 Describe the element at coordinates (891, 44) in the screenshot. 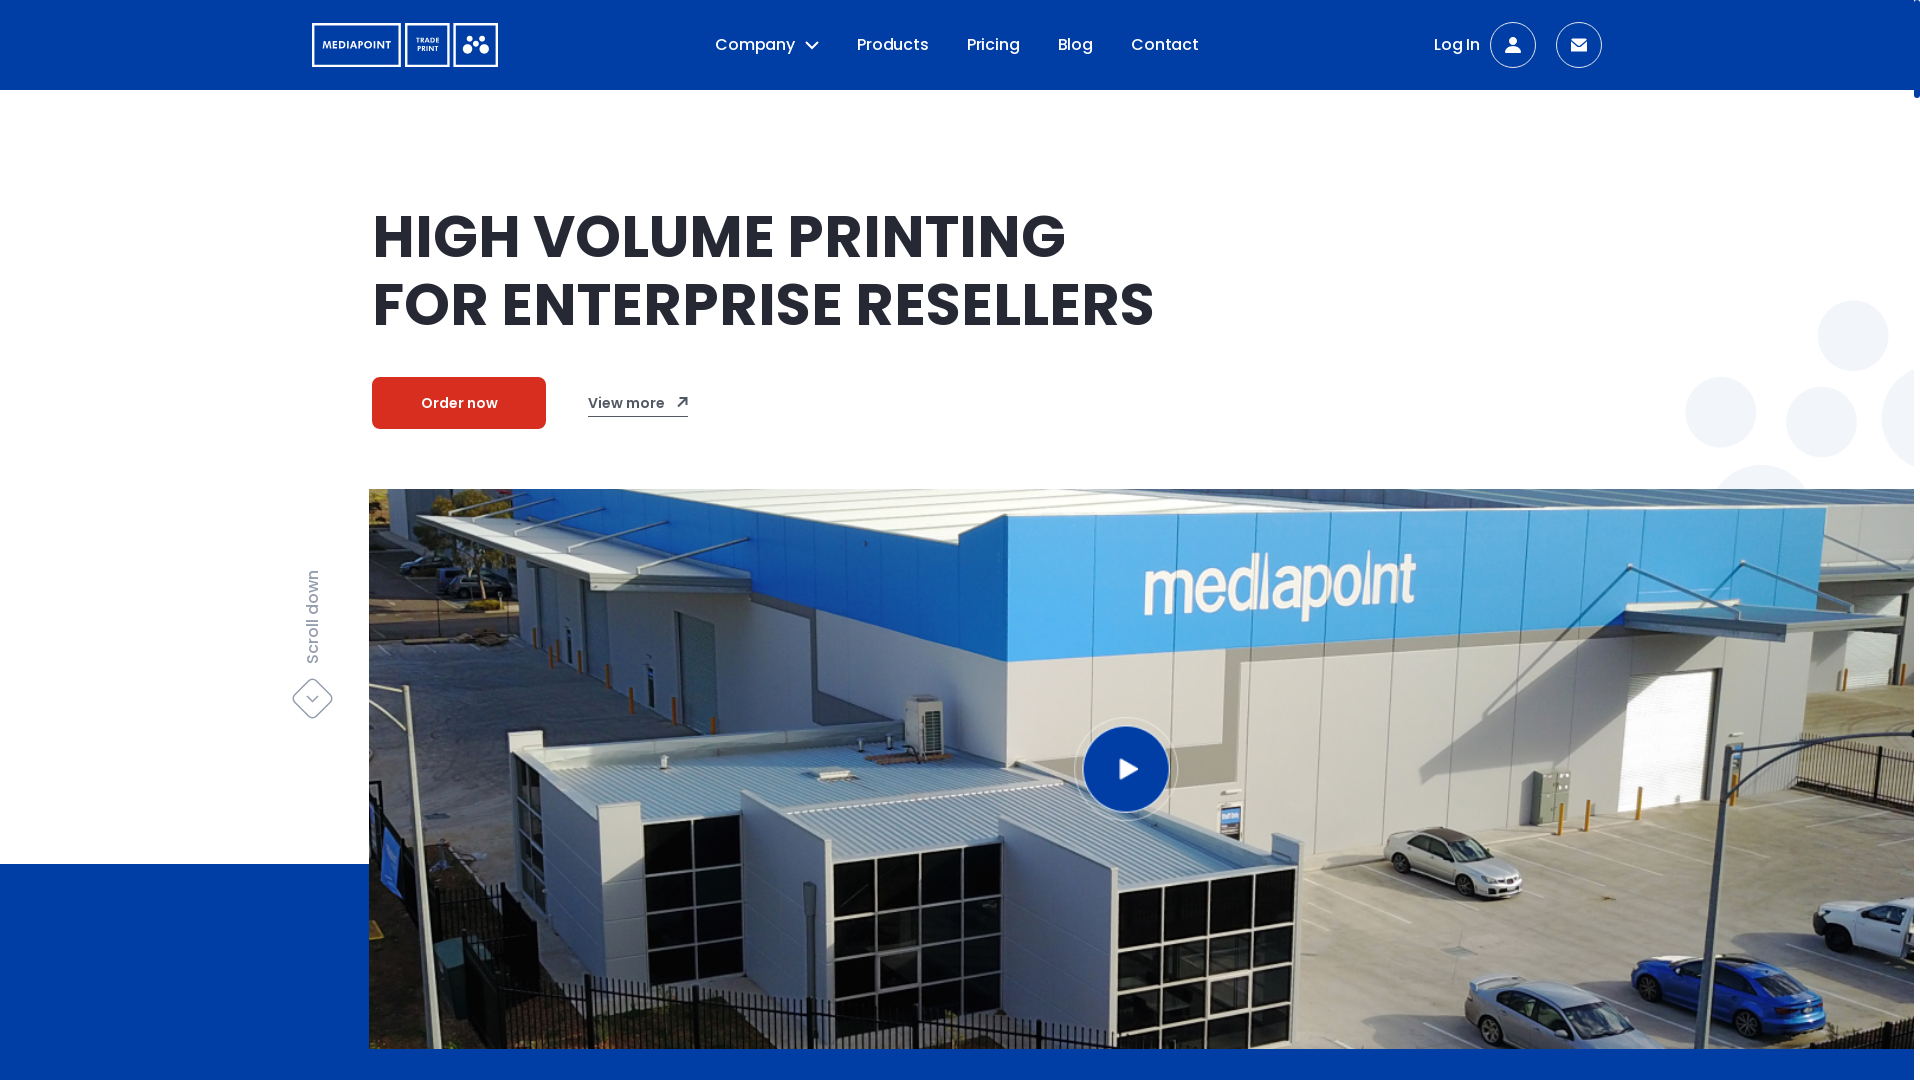

I see `'Products'` at that location.